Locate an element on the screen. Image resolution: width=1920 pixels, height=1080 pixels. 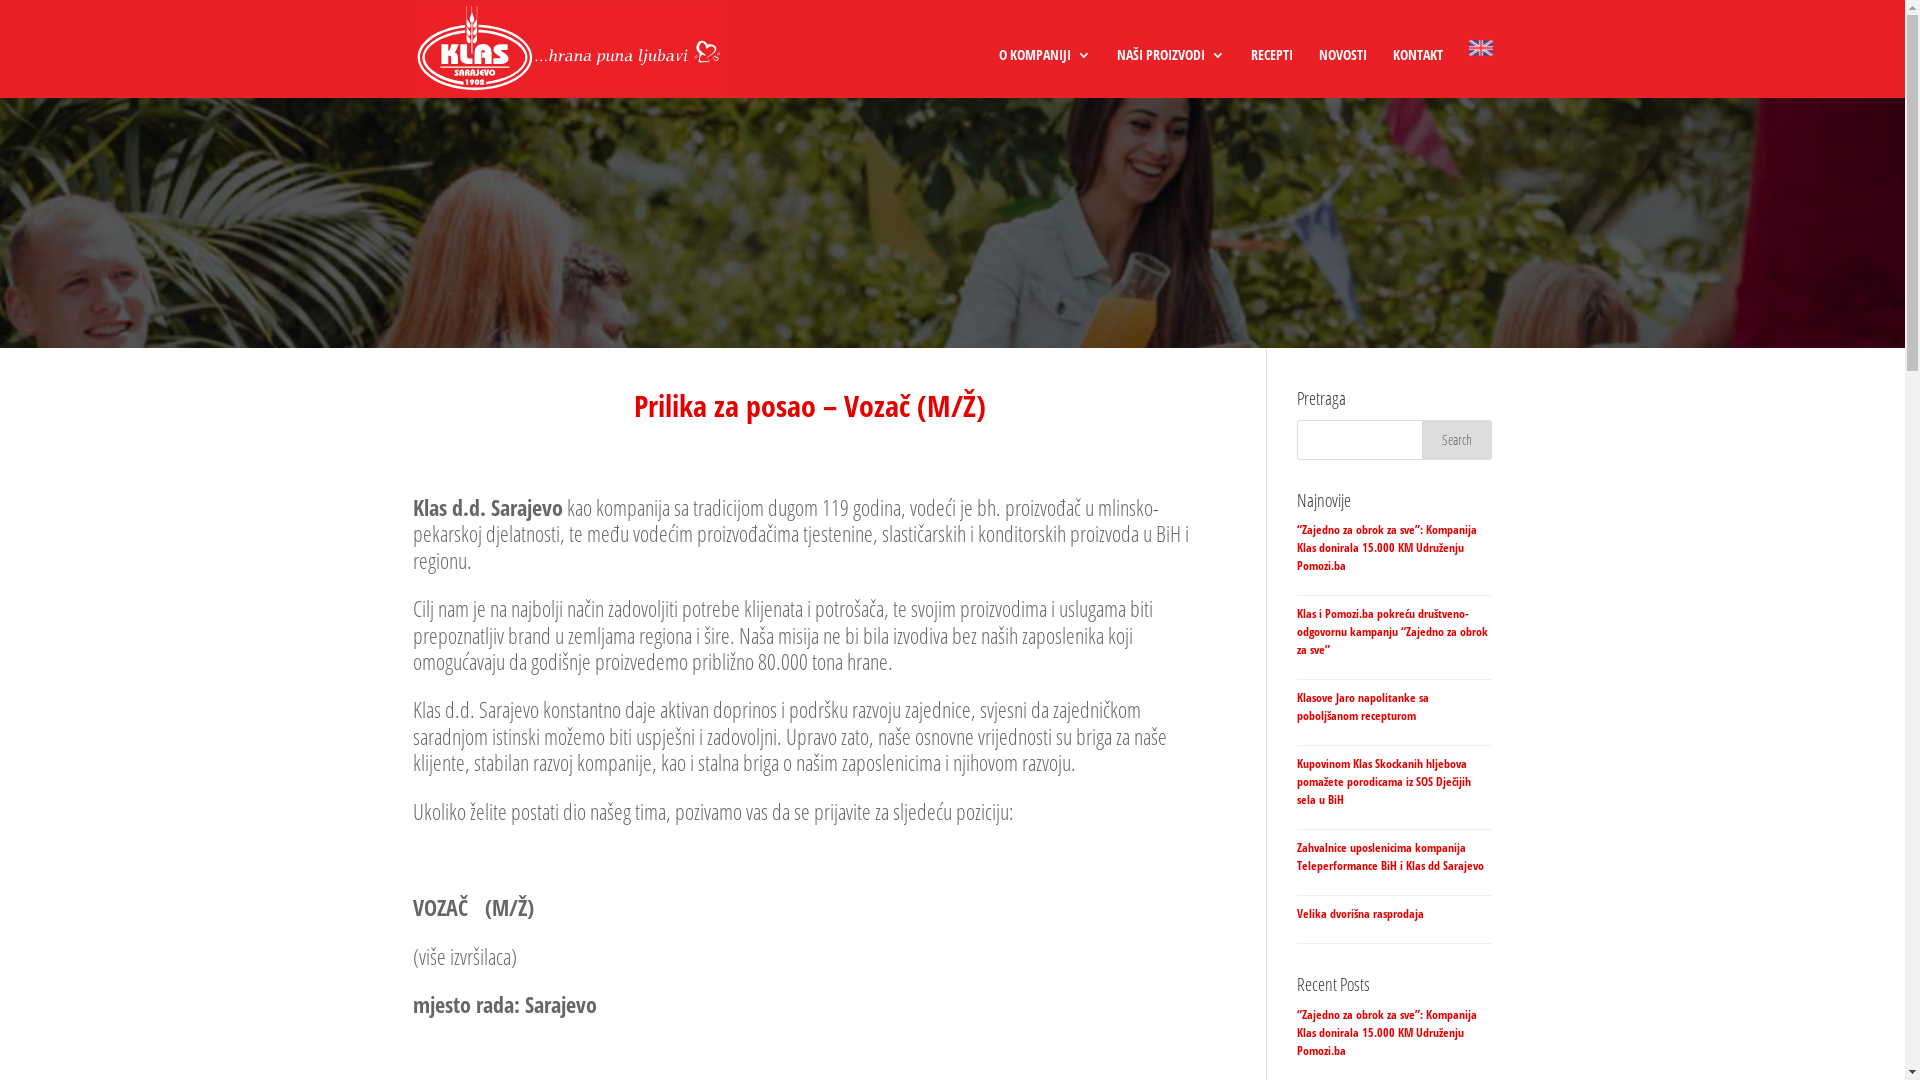
'O KOMPANIJI' is located at coordinates (998, 72).